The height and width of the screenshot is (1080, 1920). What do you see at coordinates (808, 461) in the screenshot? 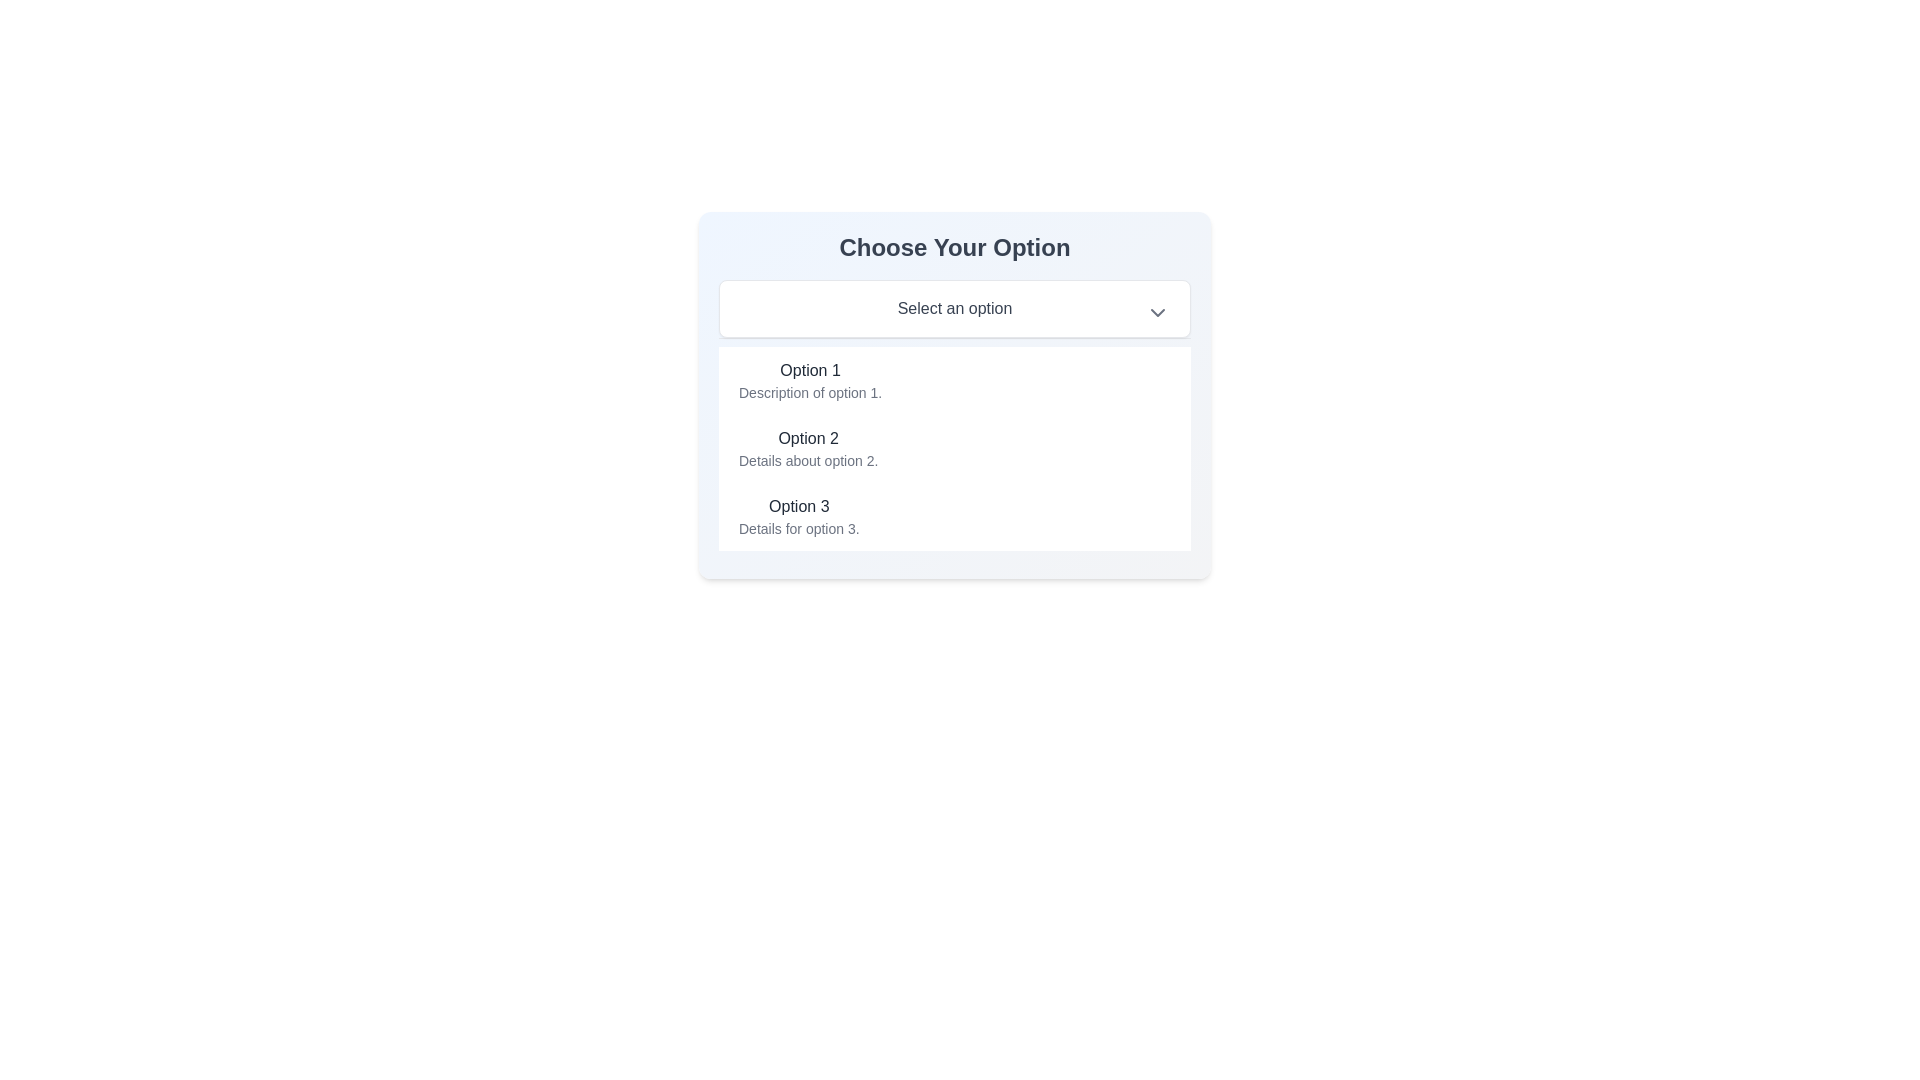
I see `the label providing additional details for 'Option 2' located below the text within the dropdown menu area` at bounding box center [808, 461].